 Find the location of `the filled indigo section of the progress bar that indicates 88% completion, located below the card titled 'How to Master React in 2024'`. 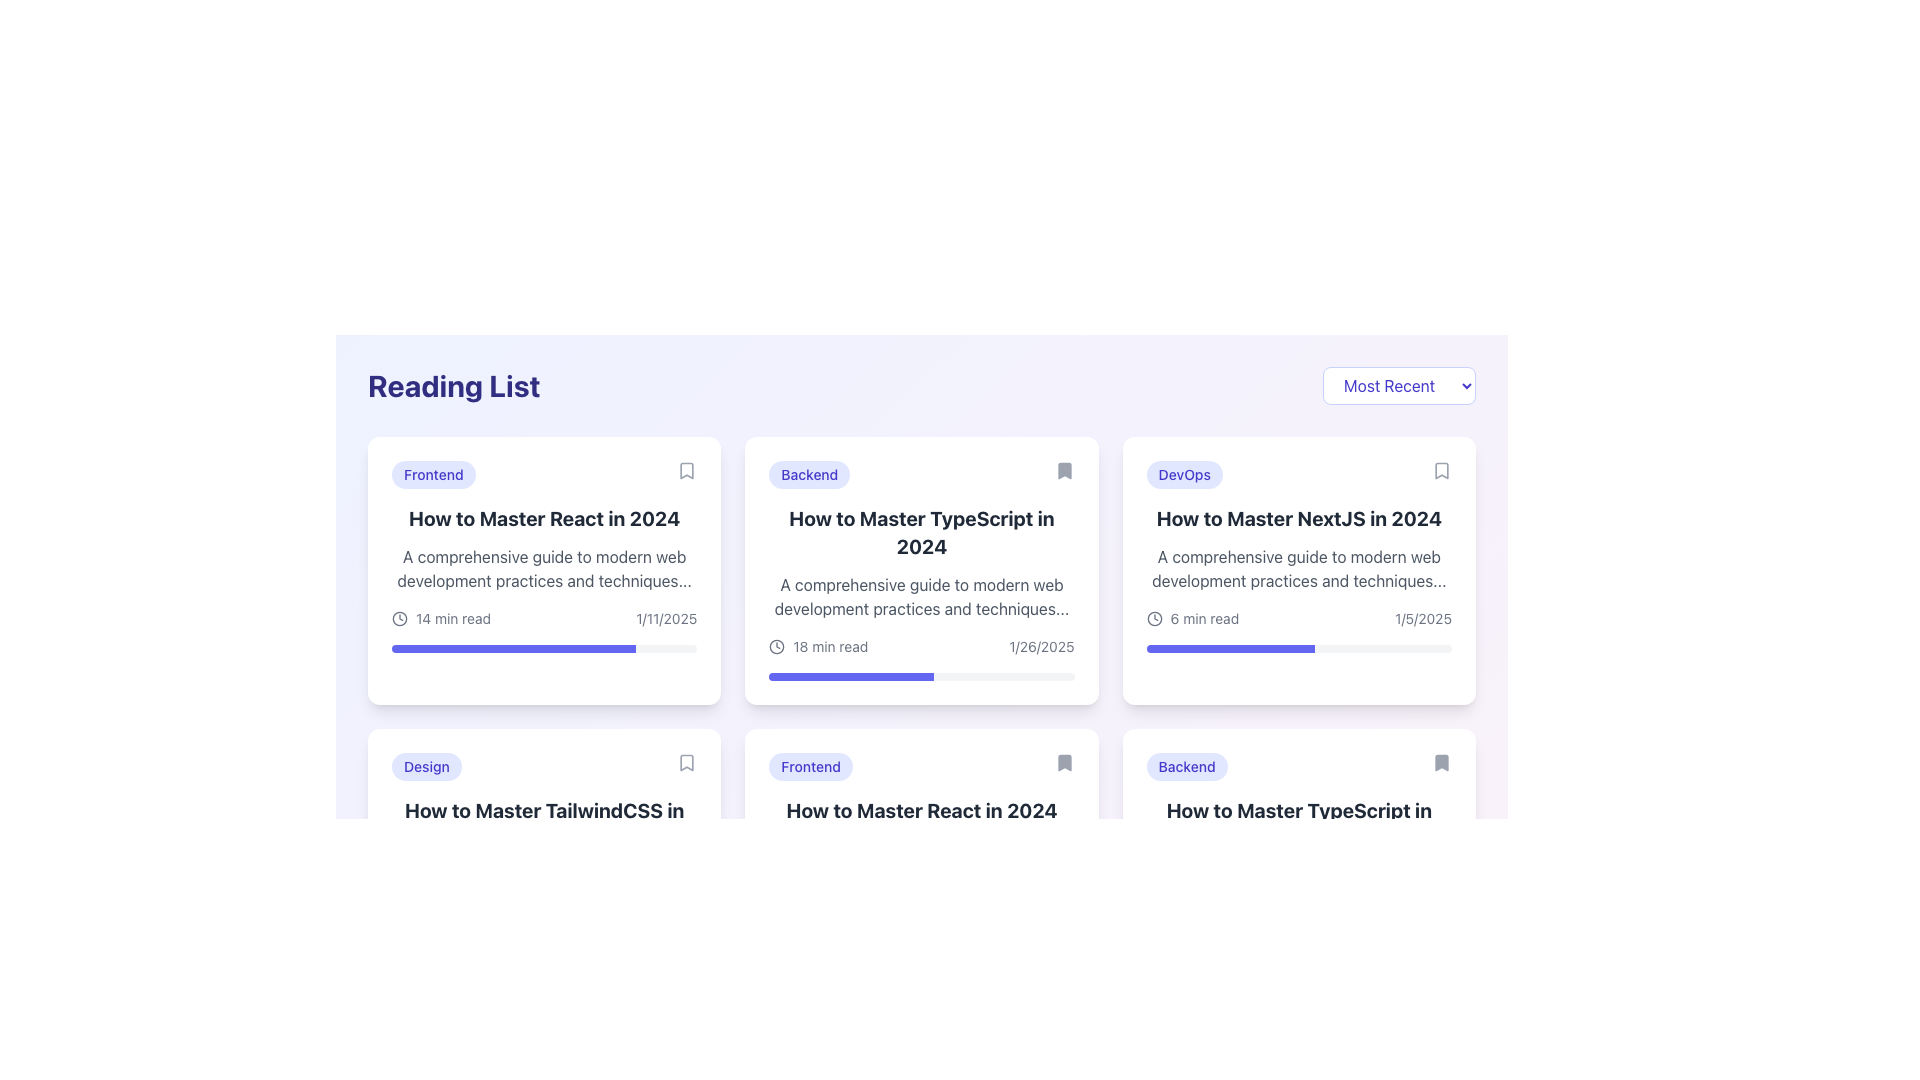

the filled indigo section of the progress bar that indicates 88% completion, located below the card titled 'How to Master React in 2024' is located at coordinates (902, 941).